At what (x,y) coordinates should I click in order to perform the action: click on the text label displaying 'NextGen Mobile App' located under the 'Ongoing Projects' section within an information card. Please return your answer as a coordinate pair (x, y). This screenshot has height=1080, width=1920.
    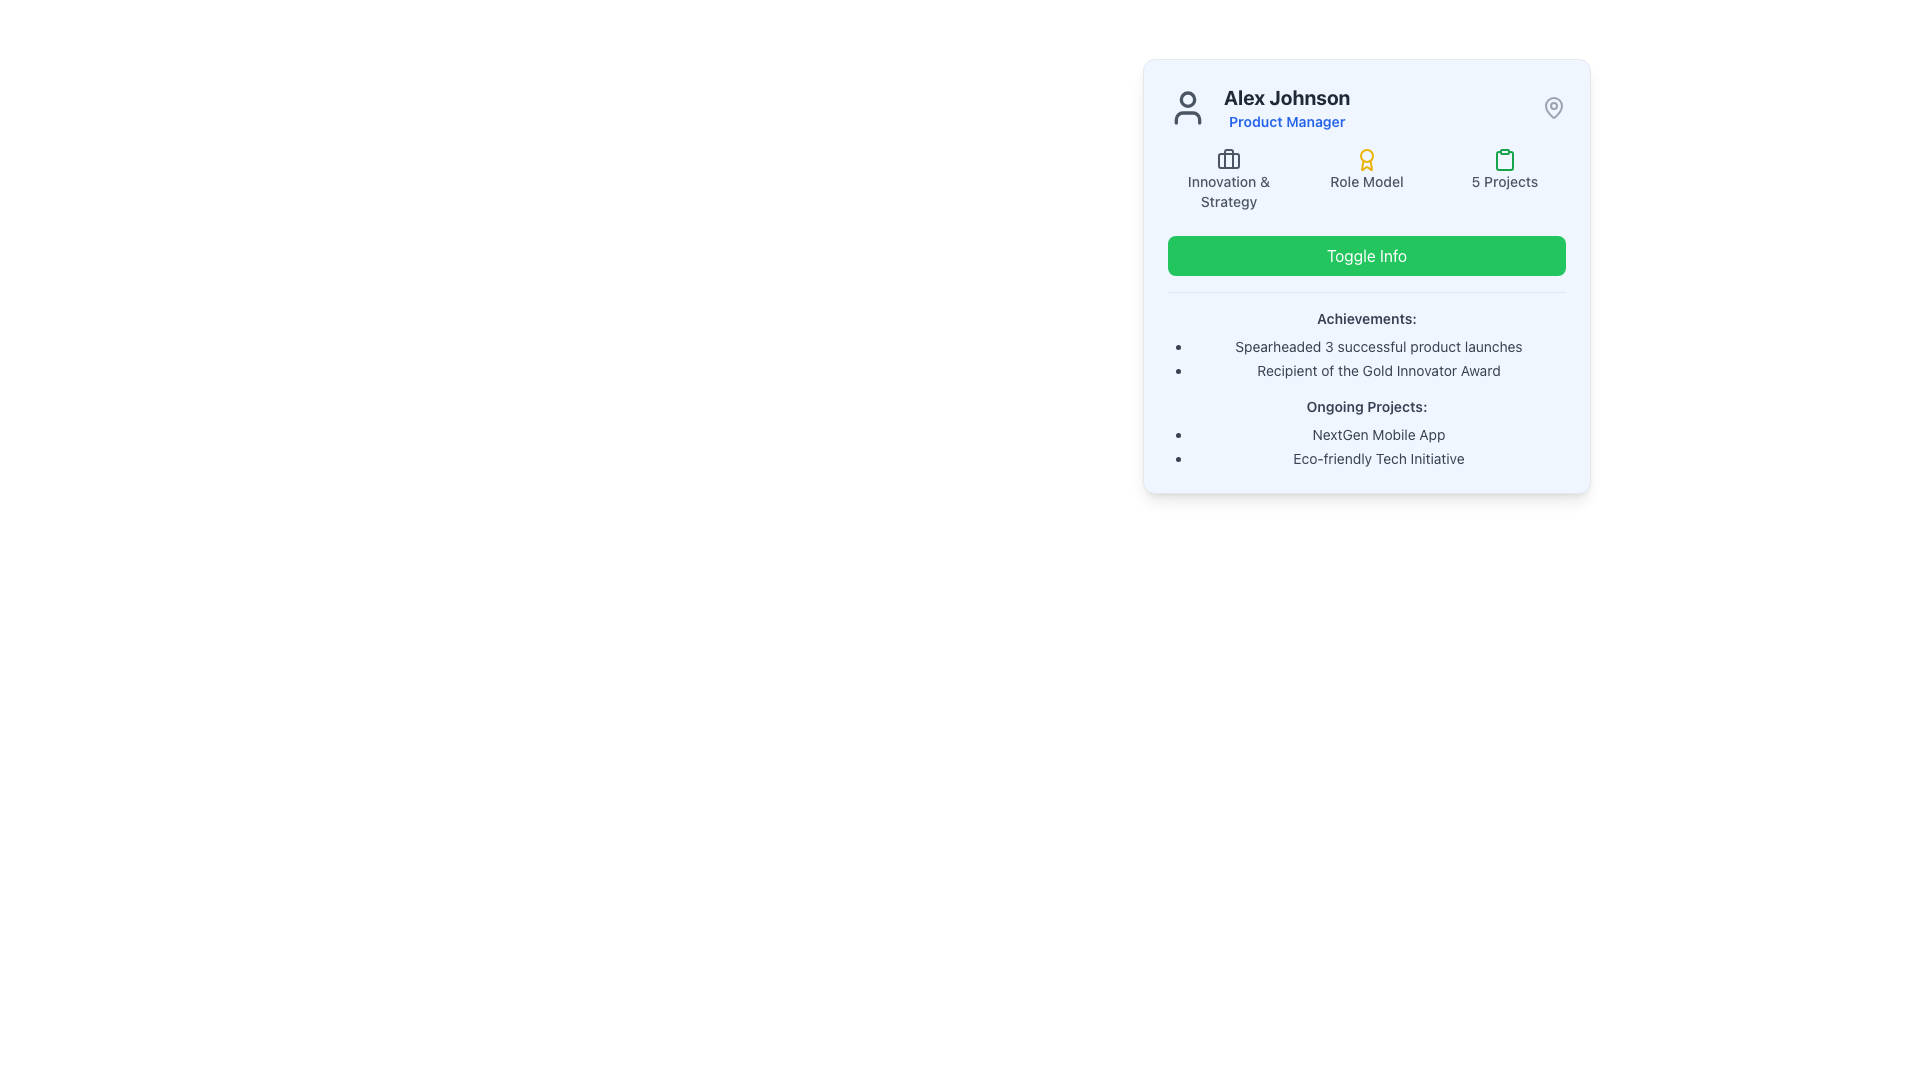
    Looking at the image, I should click on (1377, 434).